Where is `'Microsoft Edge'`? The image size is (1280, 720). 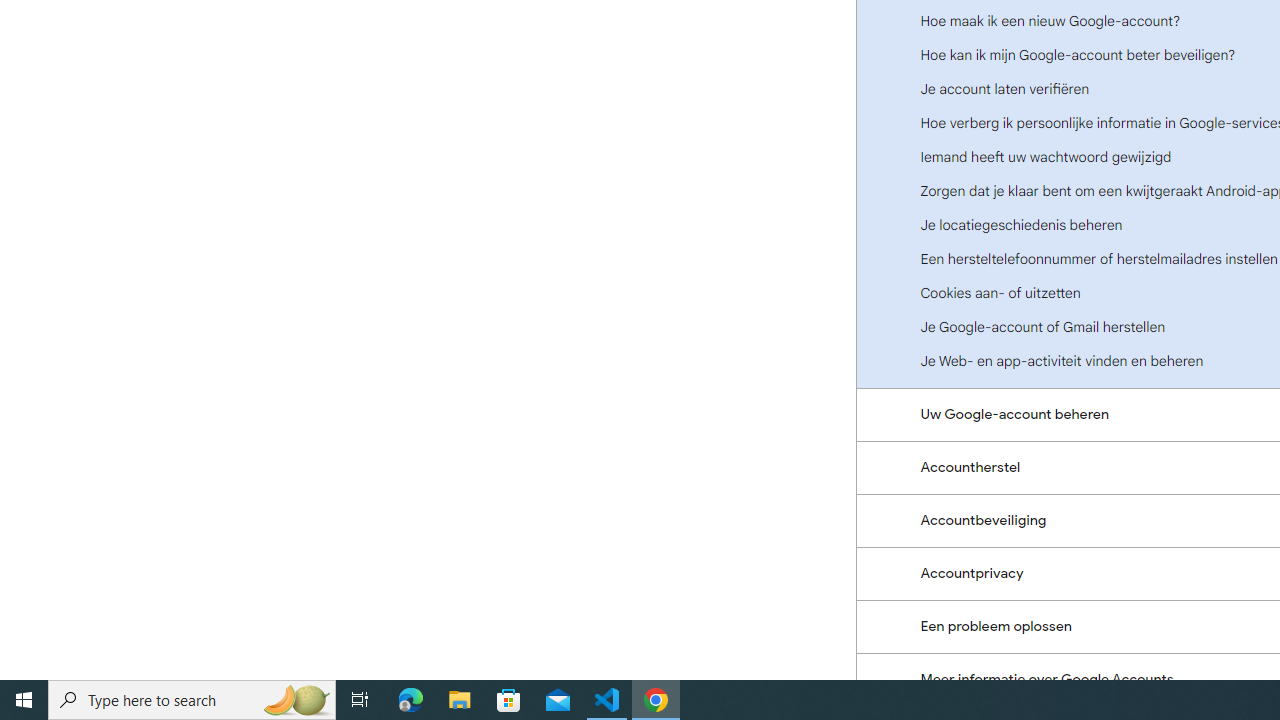
'Microsoft Edge' is located at coordinates (410, 698).